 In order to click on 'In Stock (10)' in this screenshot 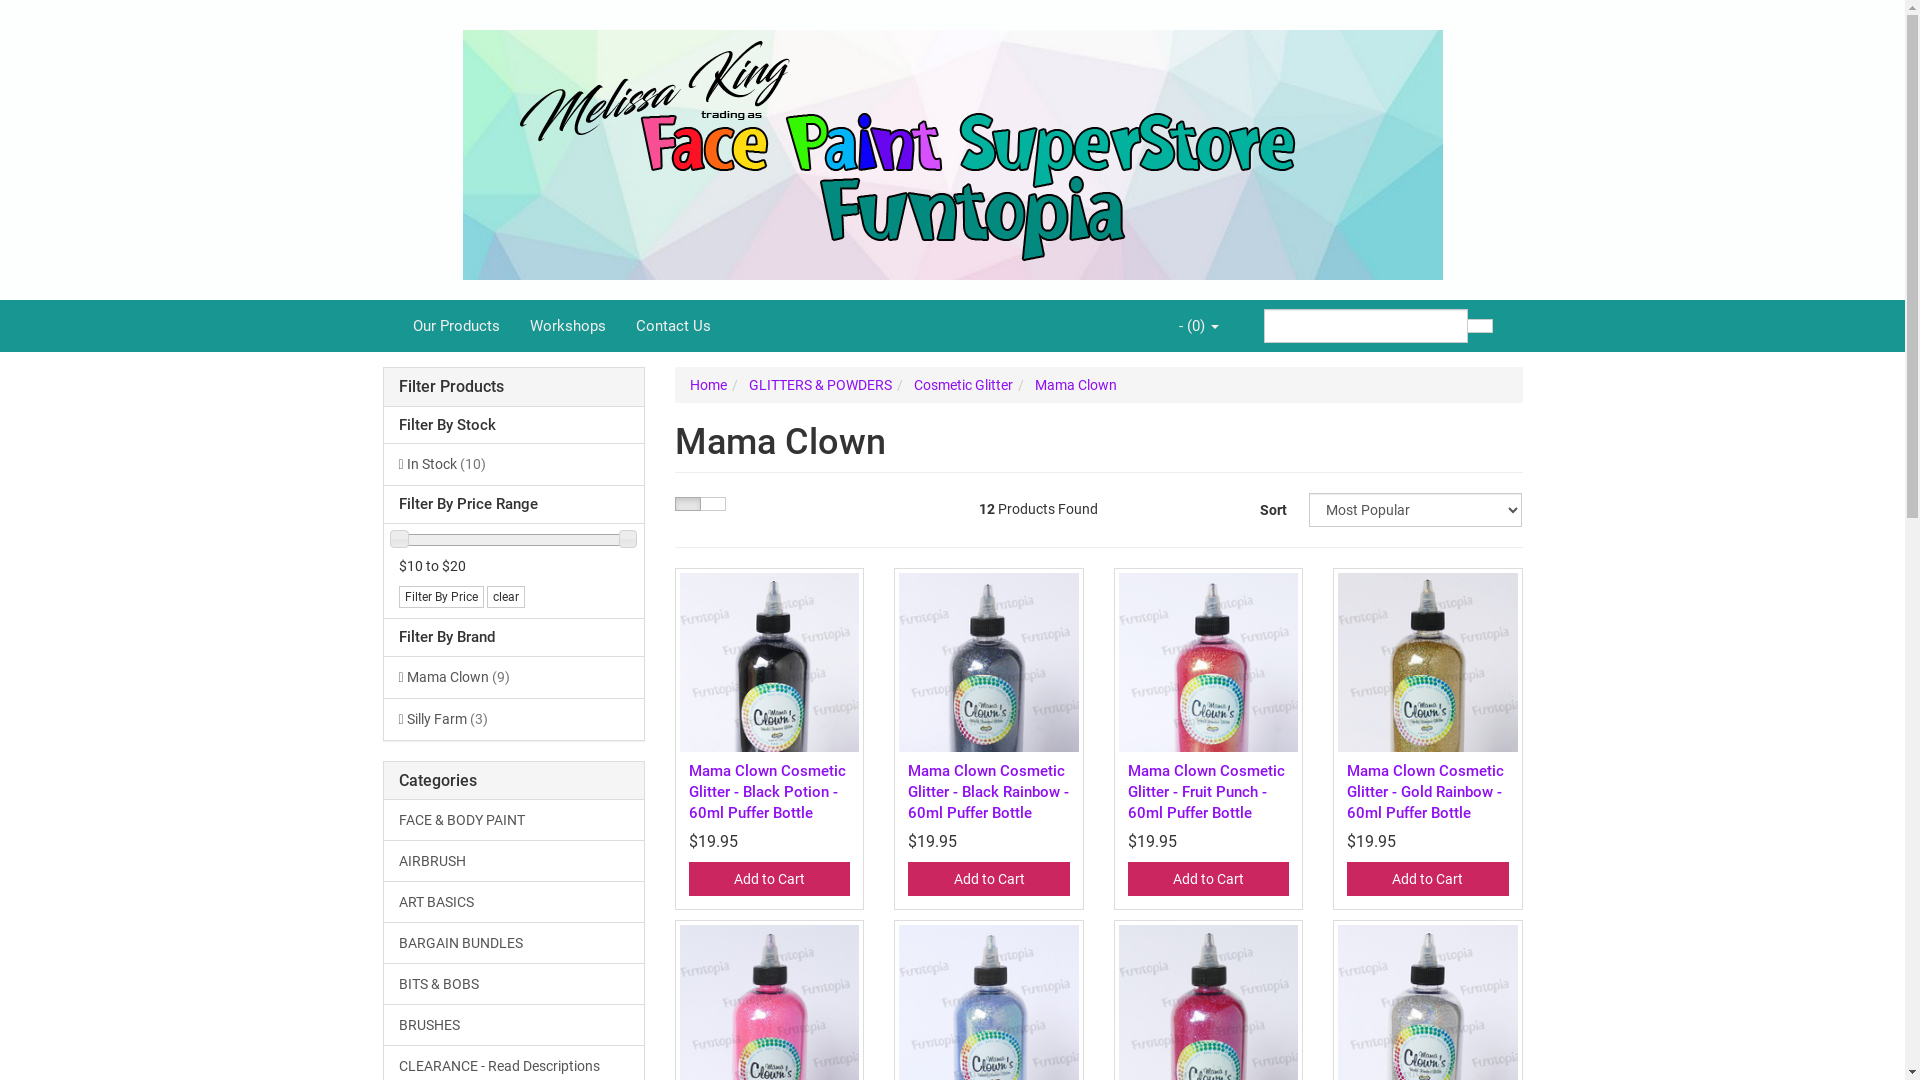, I will do `click(514, 463)`.